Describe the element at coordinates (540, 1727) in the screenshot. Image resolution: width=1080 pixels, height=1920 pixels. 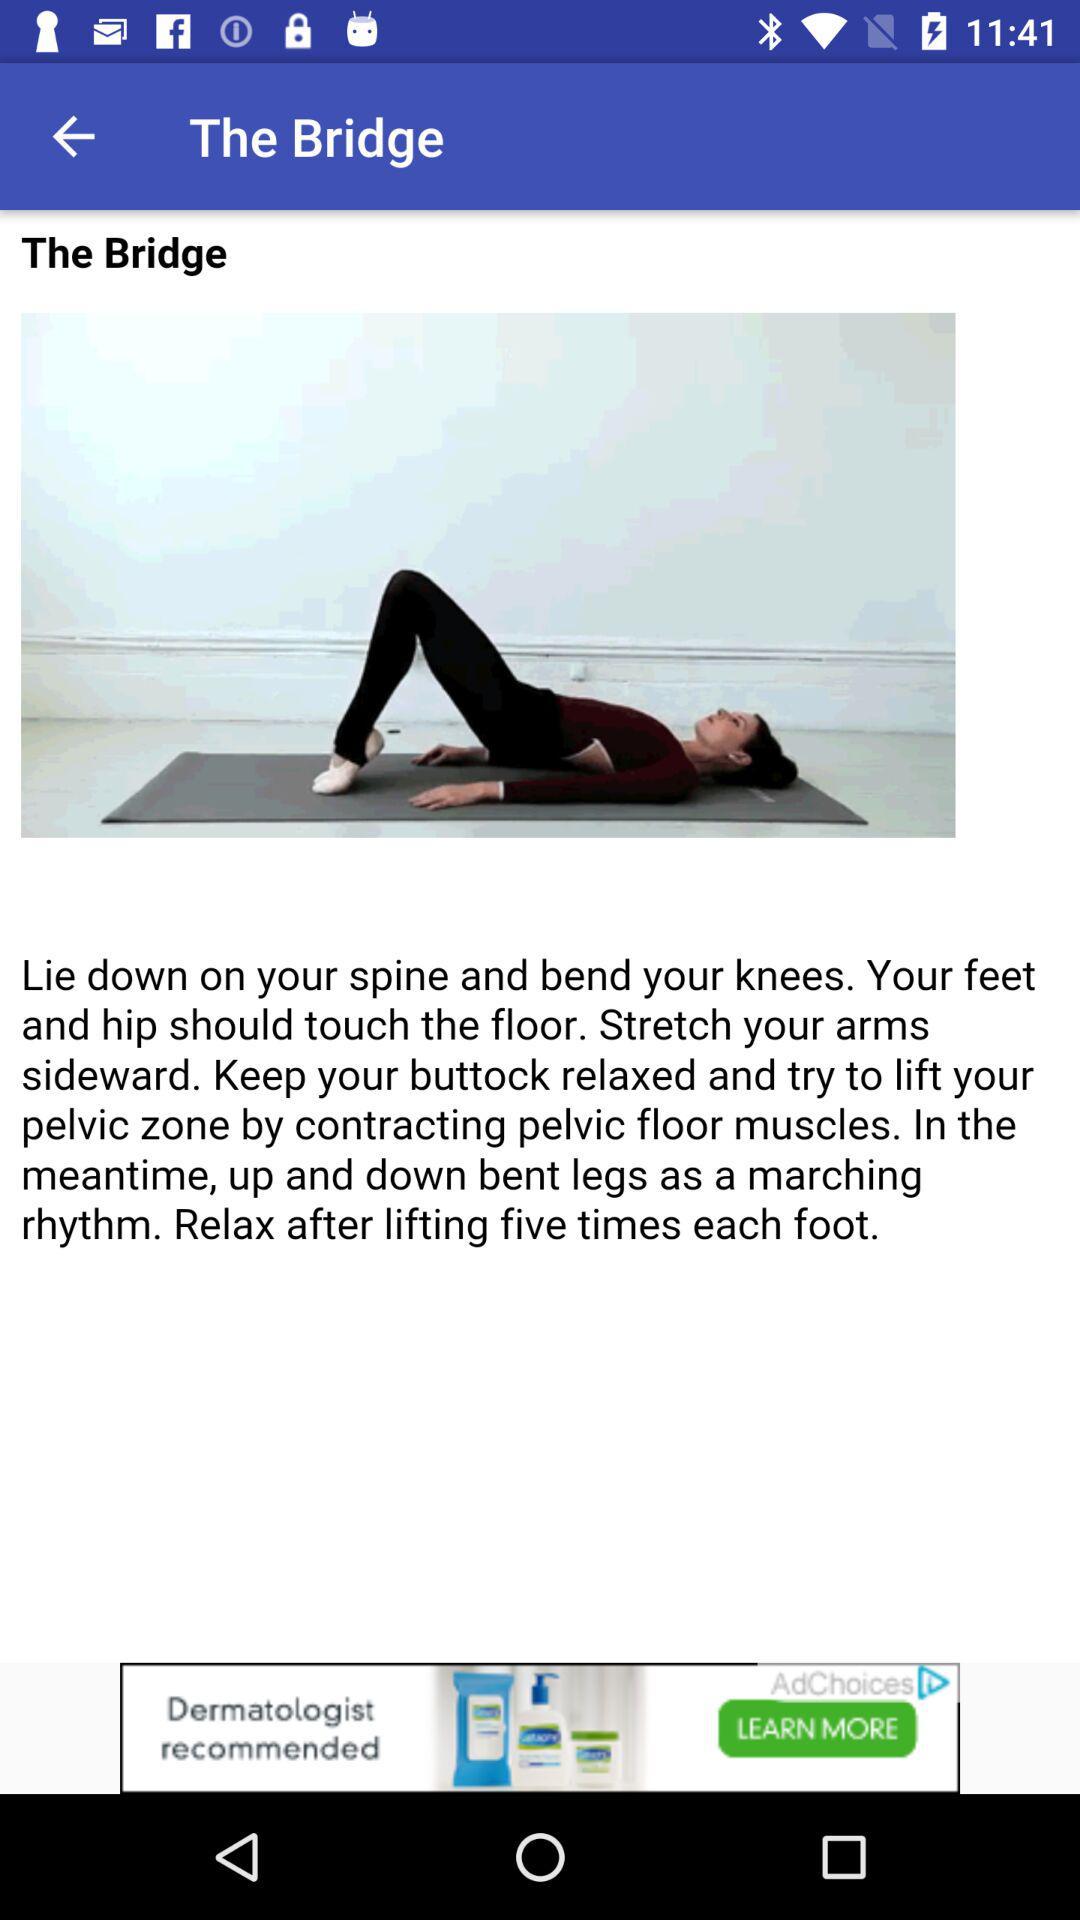
I see `advertisement` at that location.